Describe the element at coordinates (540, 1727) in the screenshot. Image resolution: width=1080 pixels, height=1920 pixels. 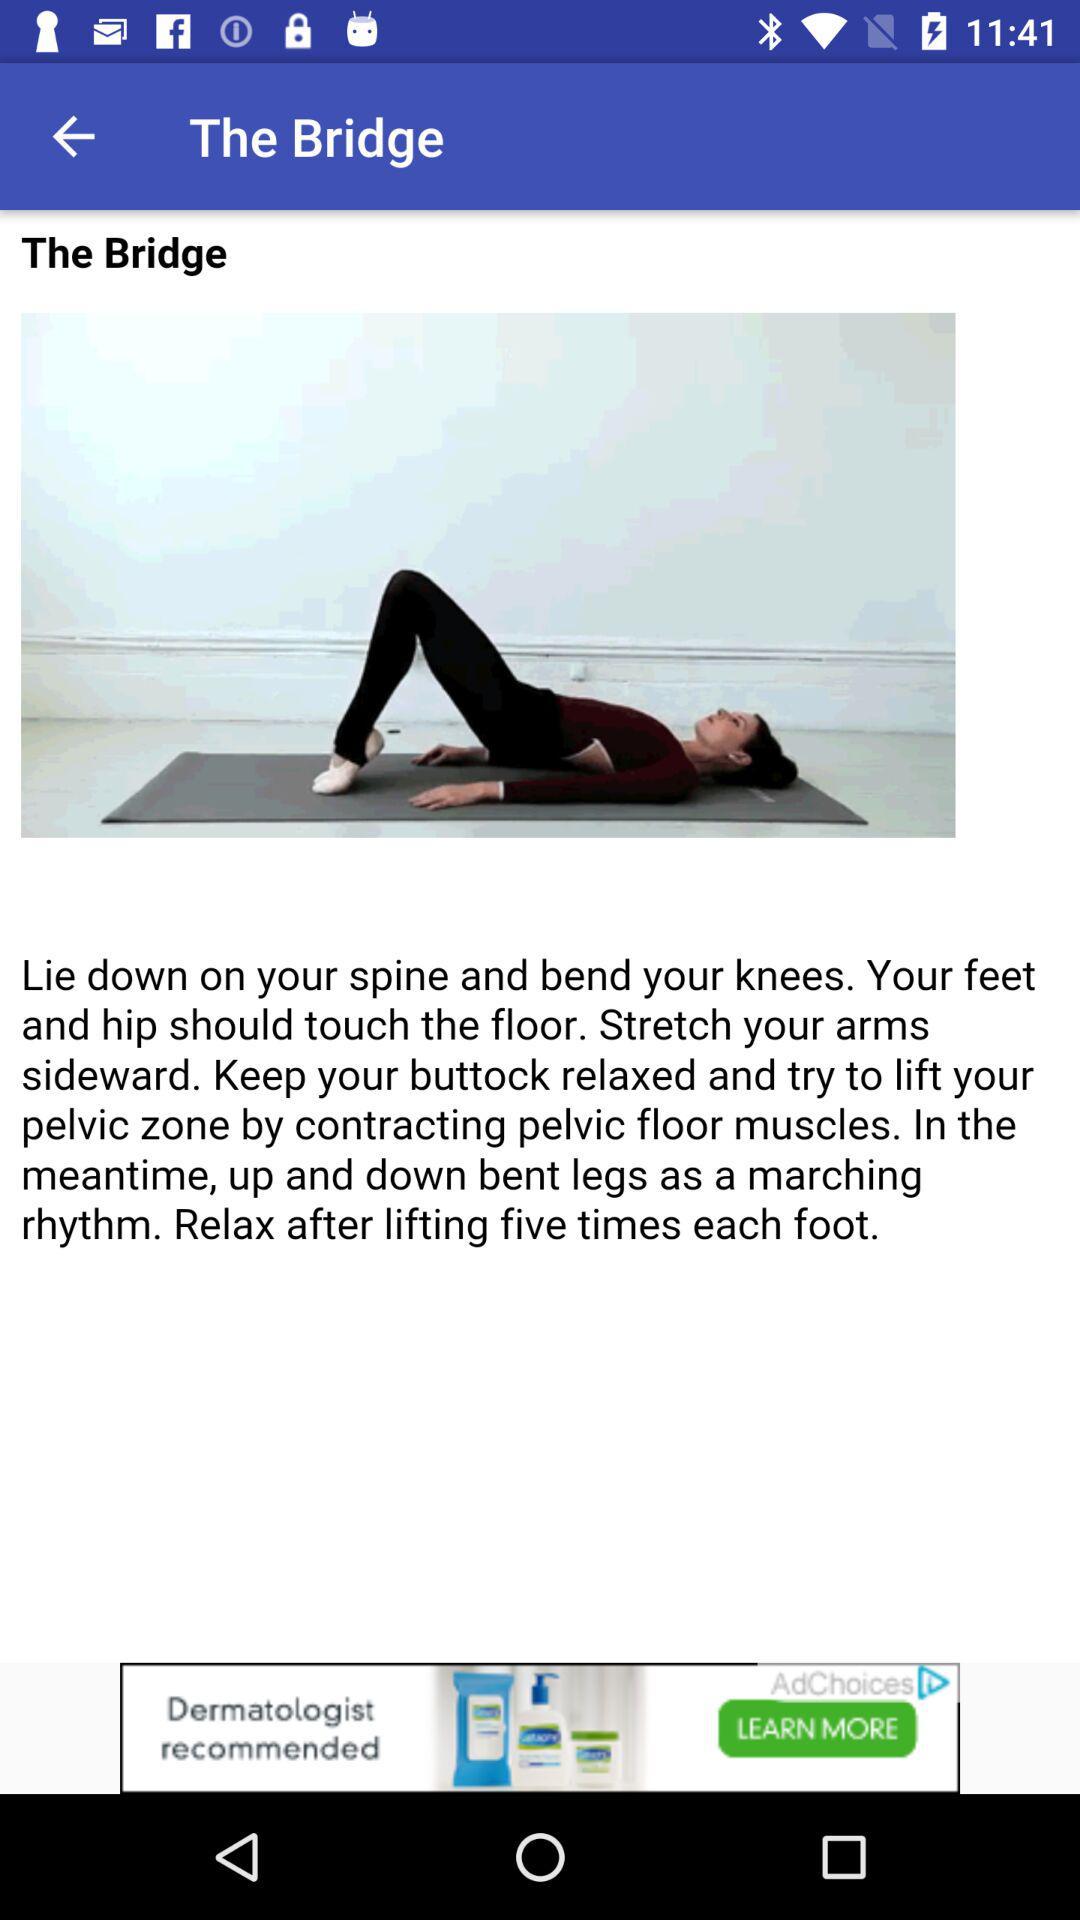
I see `advertisement` at that location.